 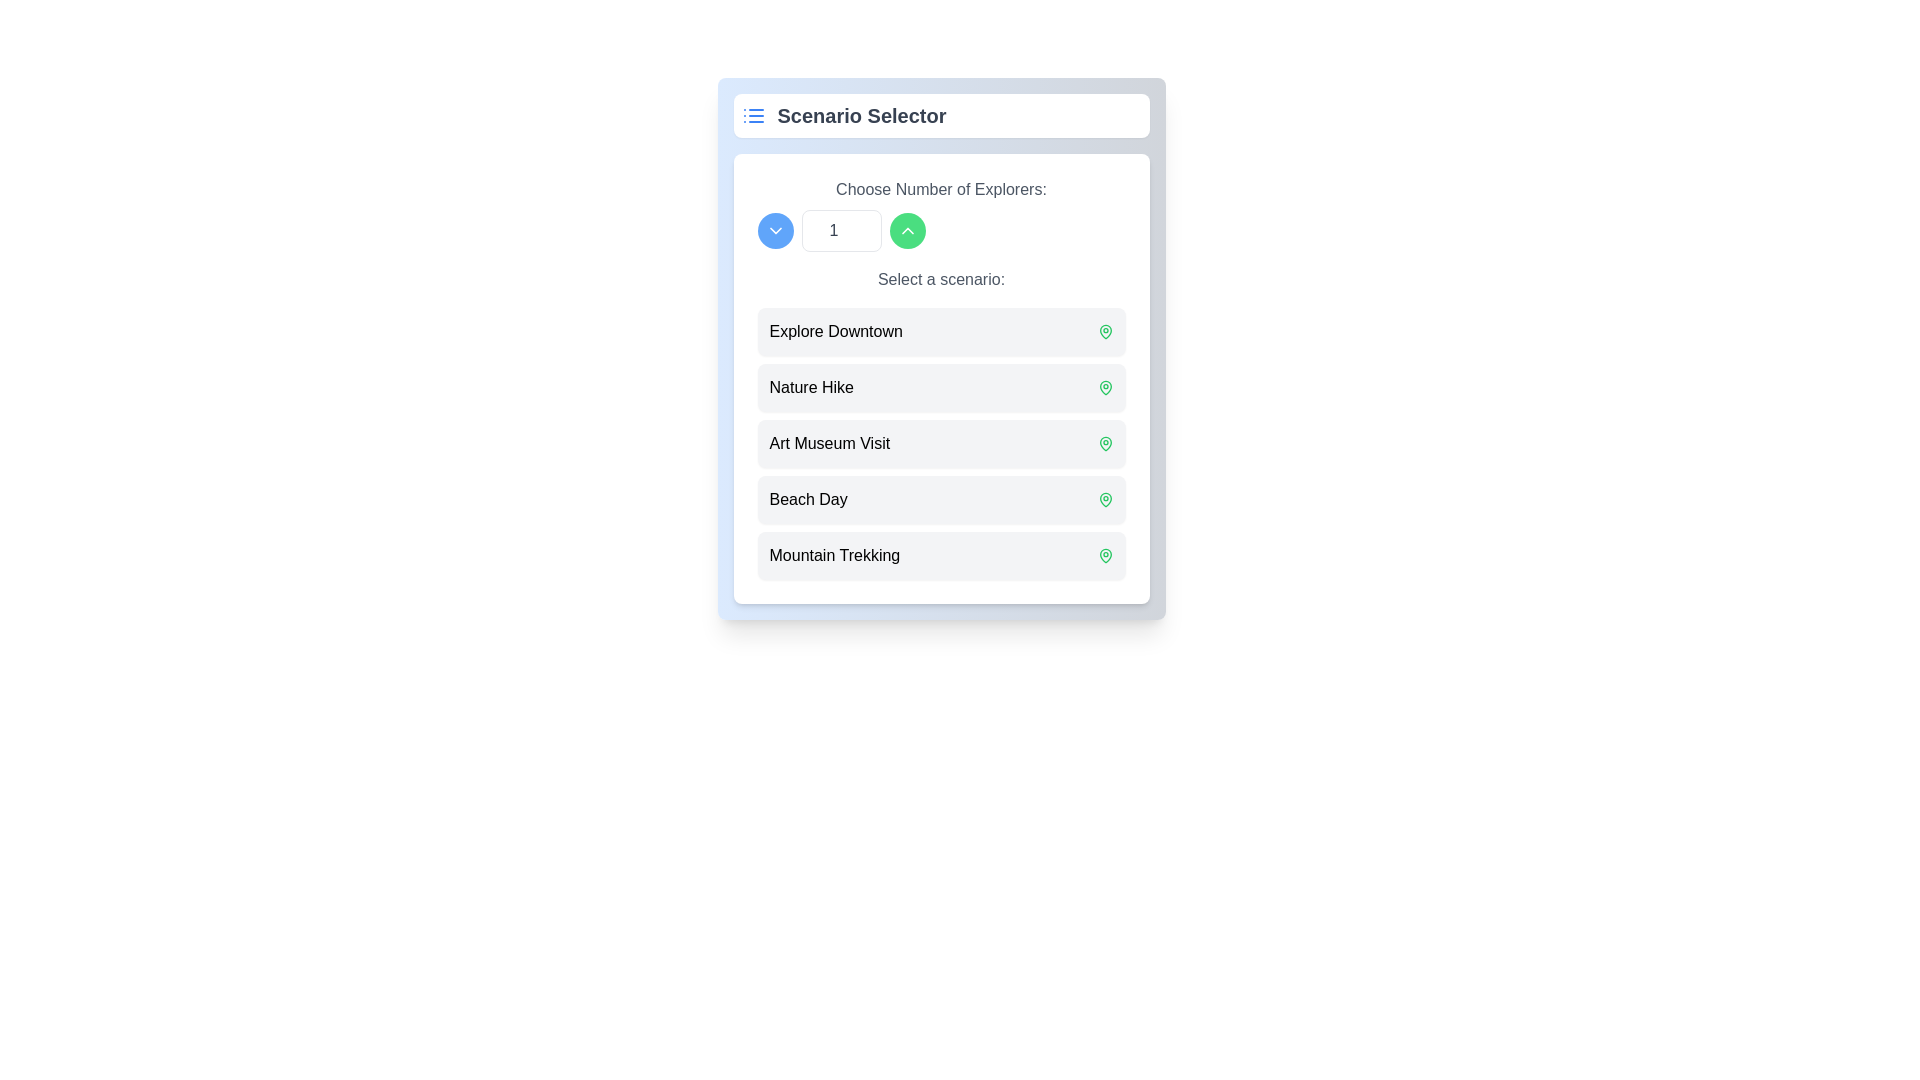 What do you see at coordinates (940, 280) in the screenshot?
I see `the text label that reads 'Select a scenario:', which is styled in gray and serves as a subheading for the selection options below` at bounding box center [940, 280].